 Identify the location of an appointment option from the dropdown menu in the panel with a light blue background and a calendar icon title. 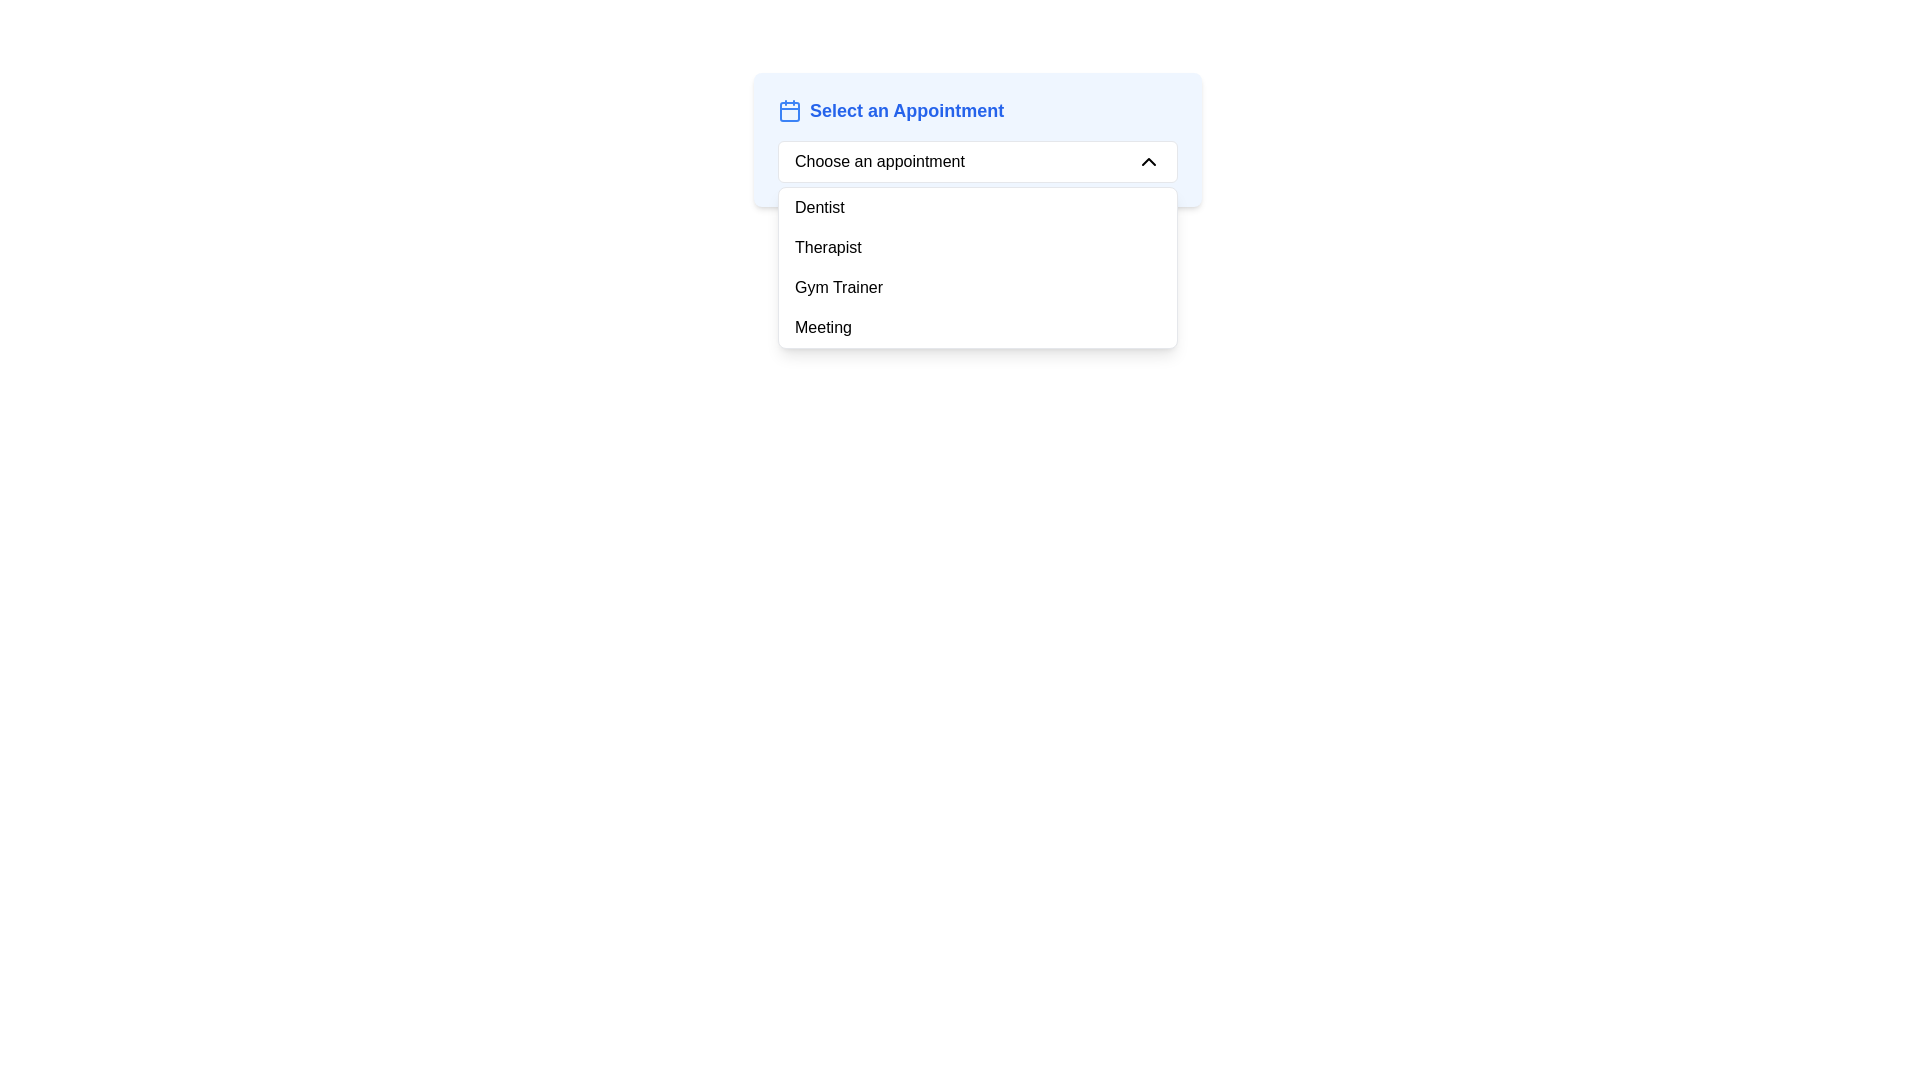
(978, 138).